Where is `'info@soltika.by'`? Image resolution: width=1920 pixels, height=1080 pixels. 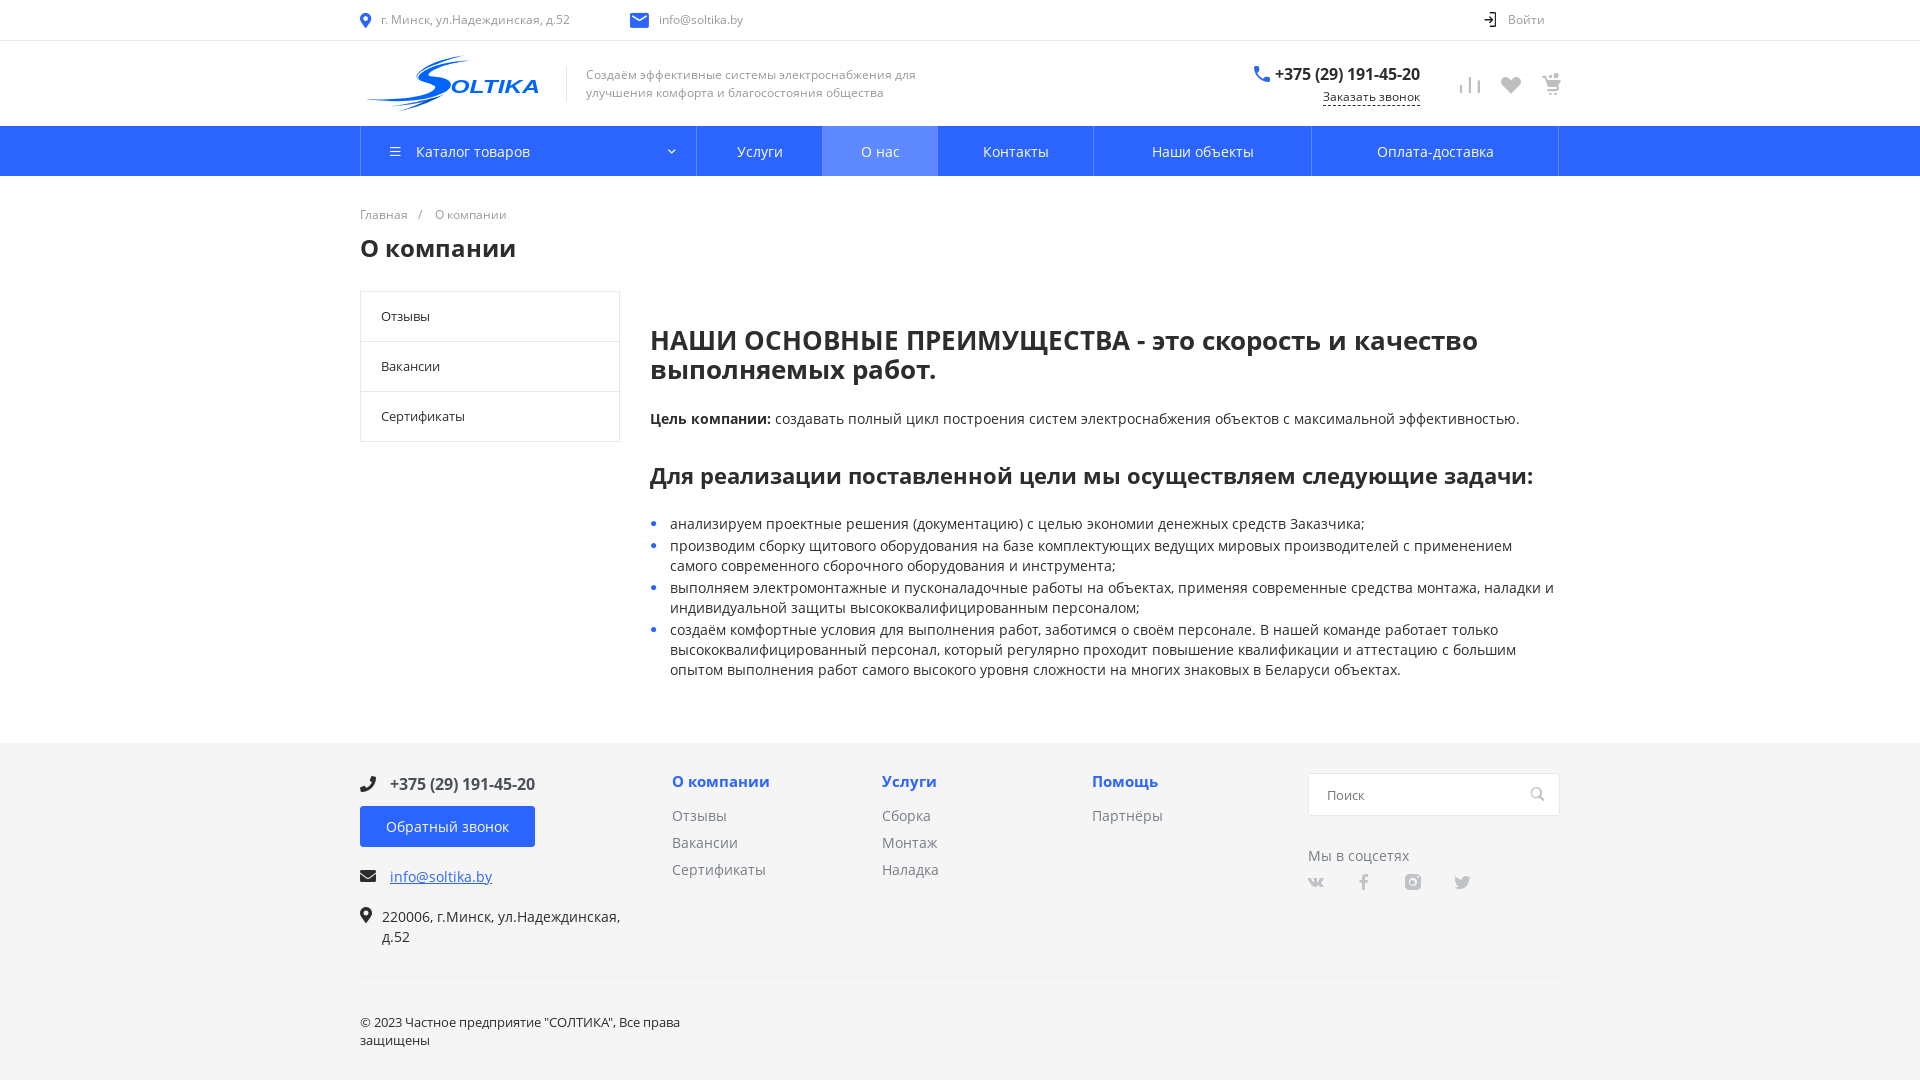
'info@soltika.by' is located at coordinates (389, 875).